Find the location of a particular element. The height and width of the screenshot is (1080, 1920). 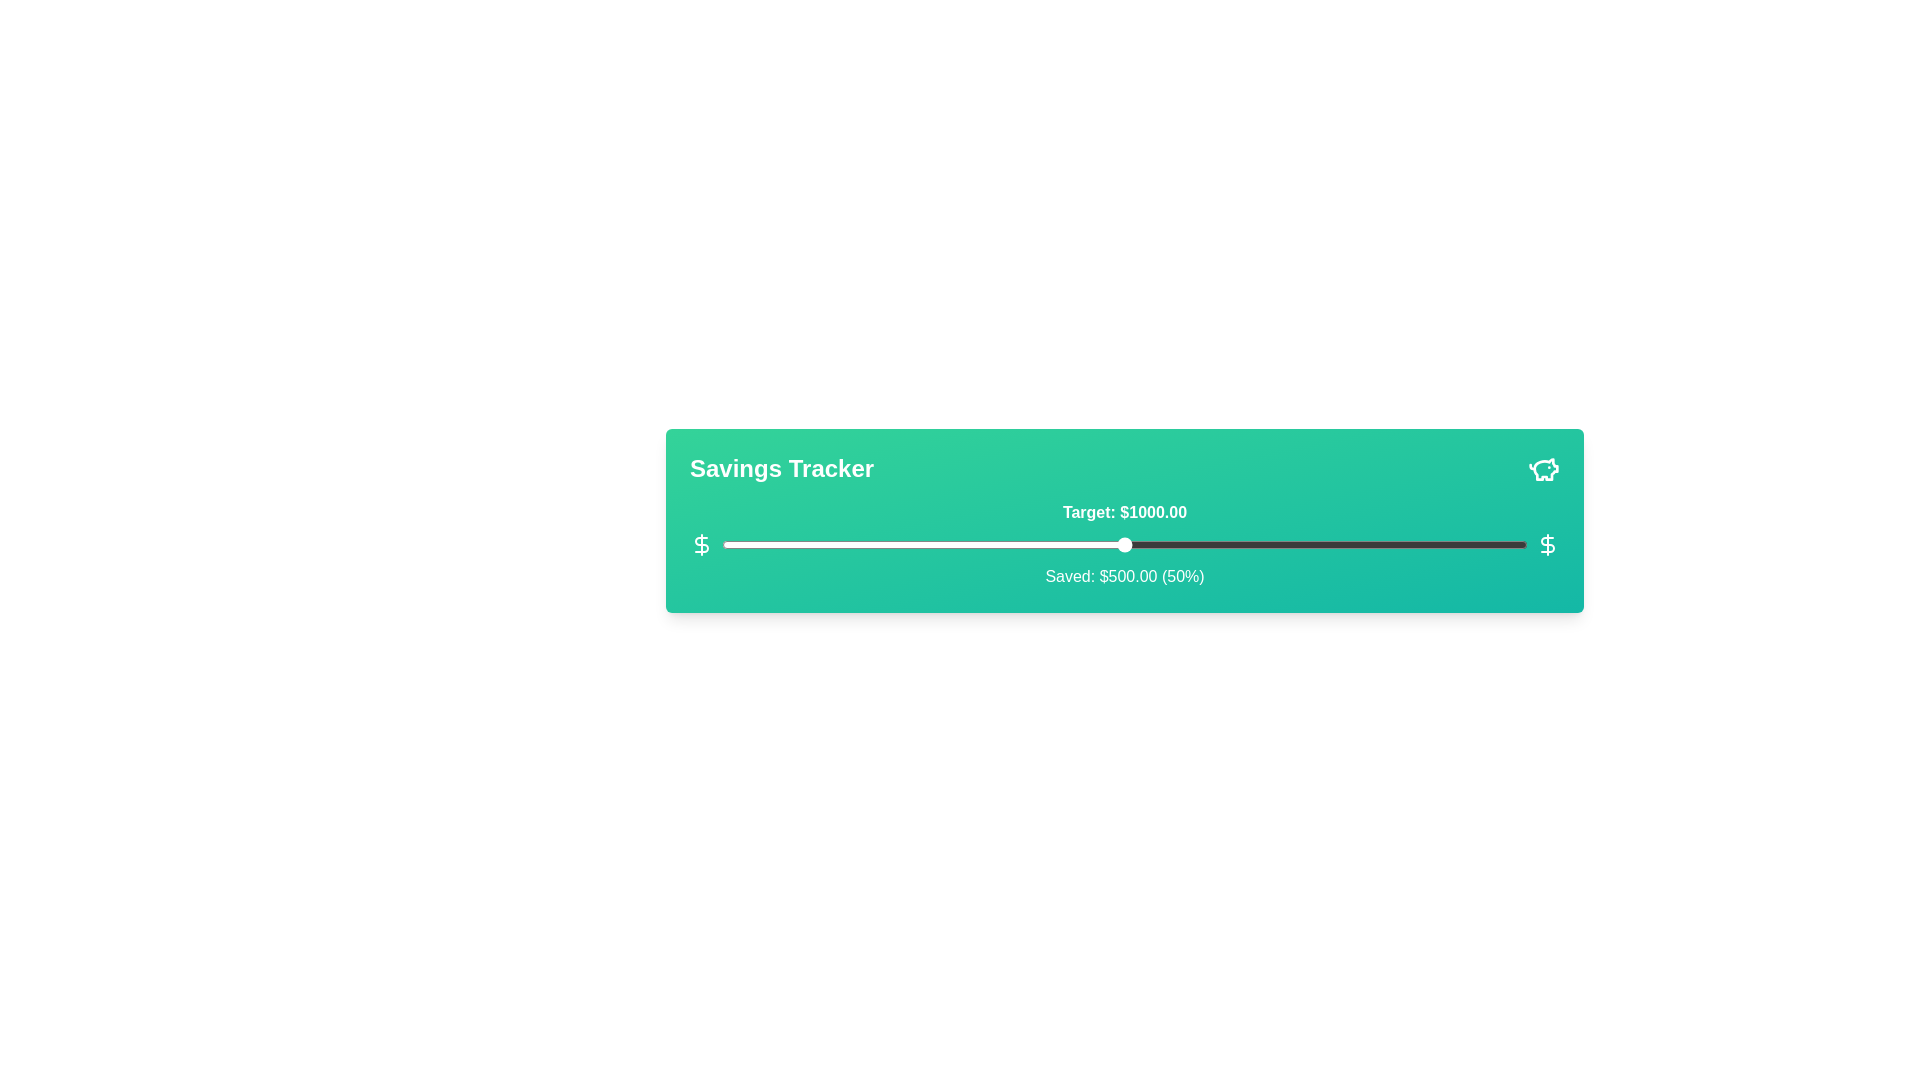

the piggy bank icon styled in white color with a line-art design on a green background, located at the top-right corner of the card is located at coordinates (1543, 469).